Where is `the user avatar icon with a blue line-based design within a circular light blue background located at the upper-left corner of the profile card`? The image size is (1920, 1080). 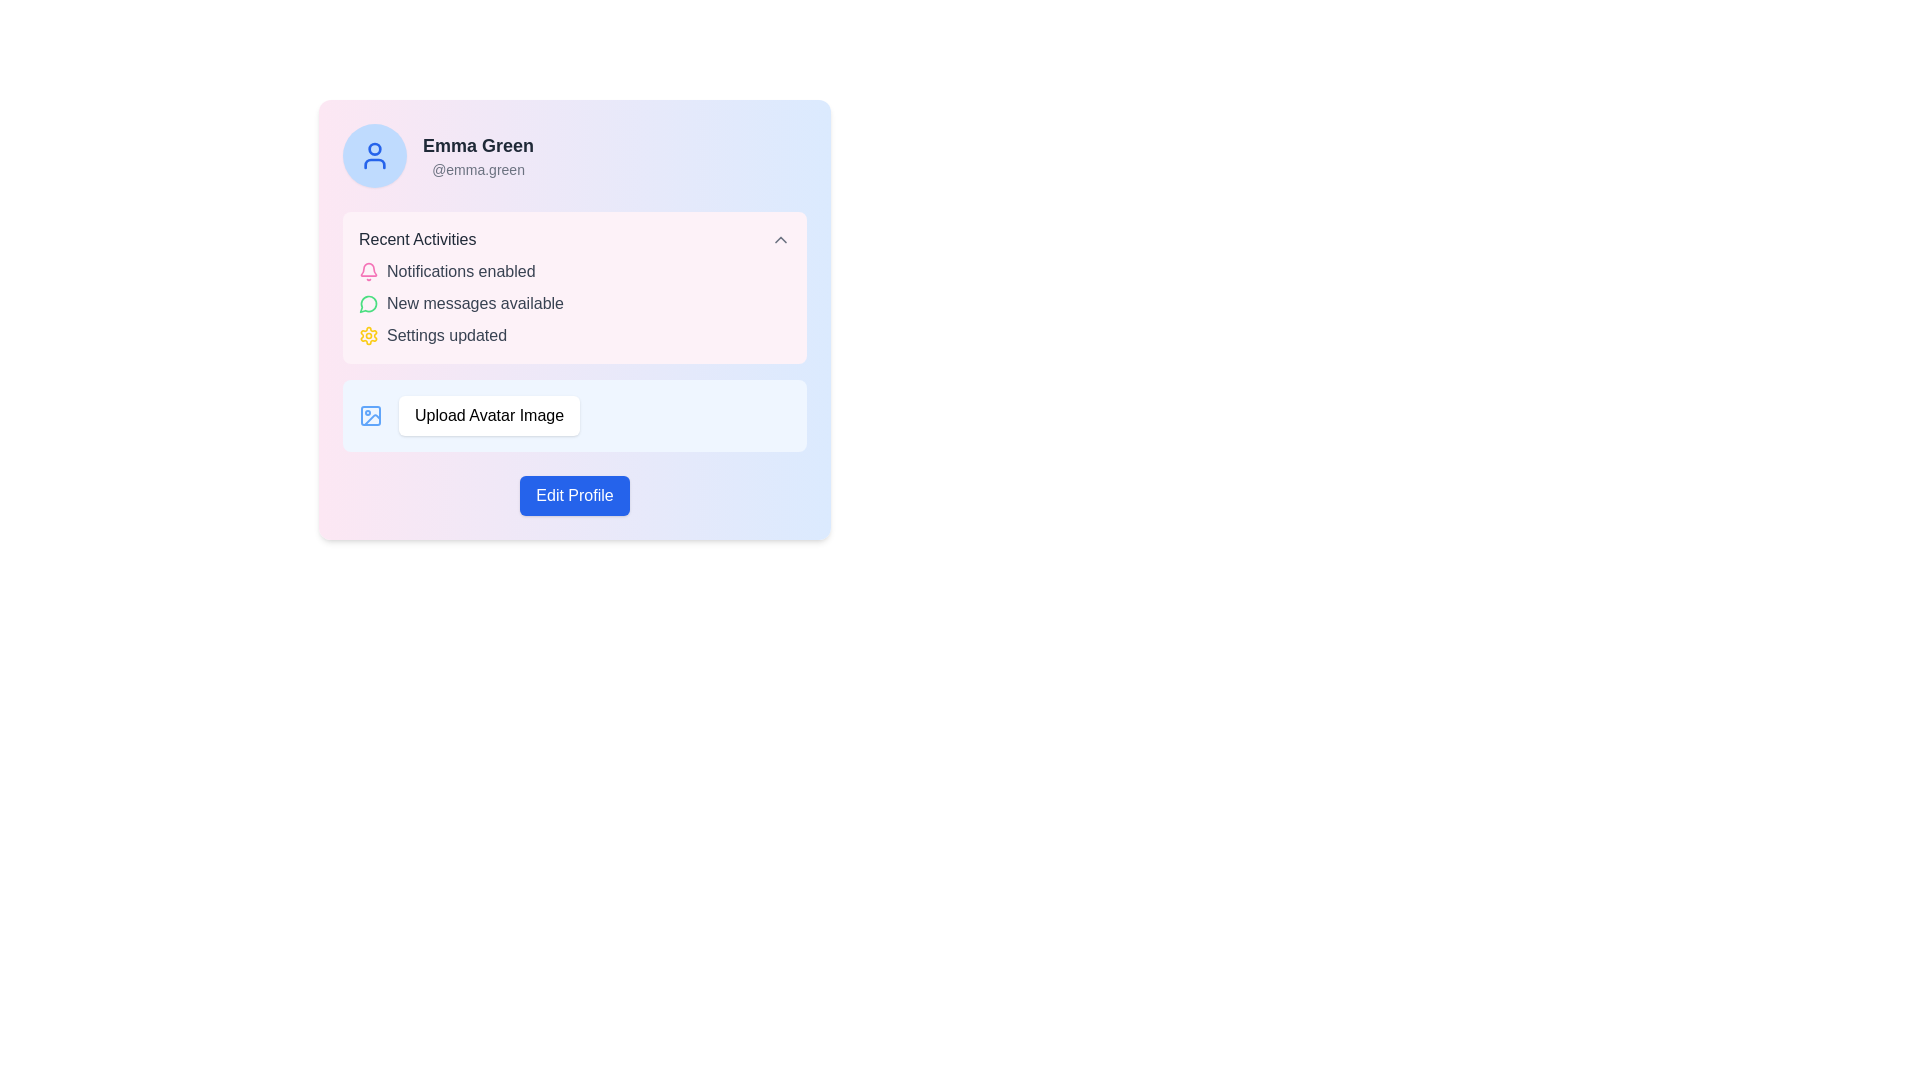 the user avatar icon with a blue line-based design within a circular light blue background located at the upper-left corner of the profile card is located at coordinates (374, 154).